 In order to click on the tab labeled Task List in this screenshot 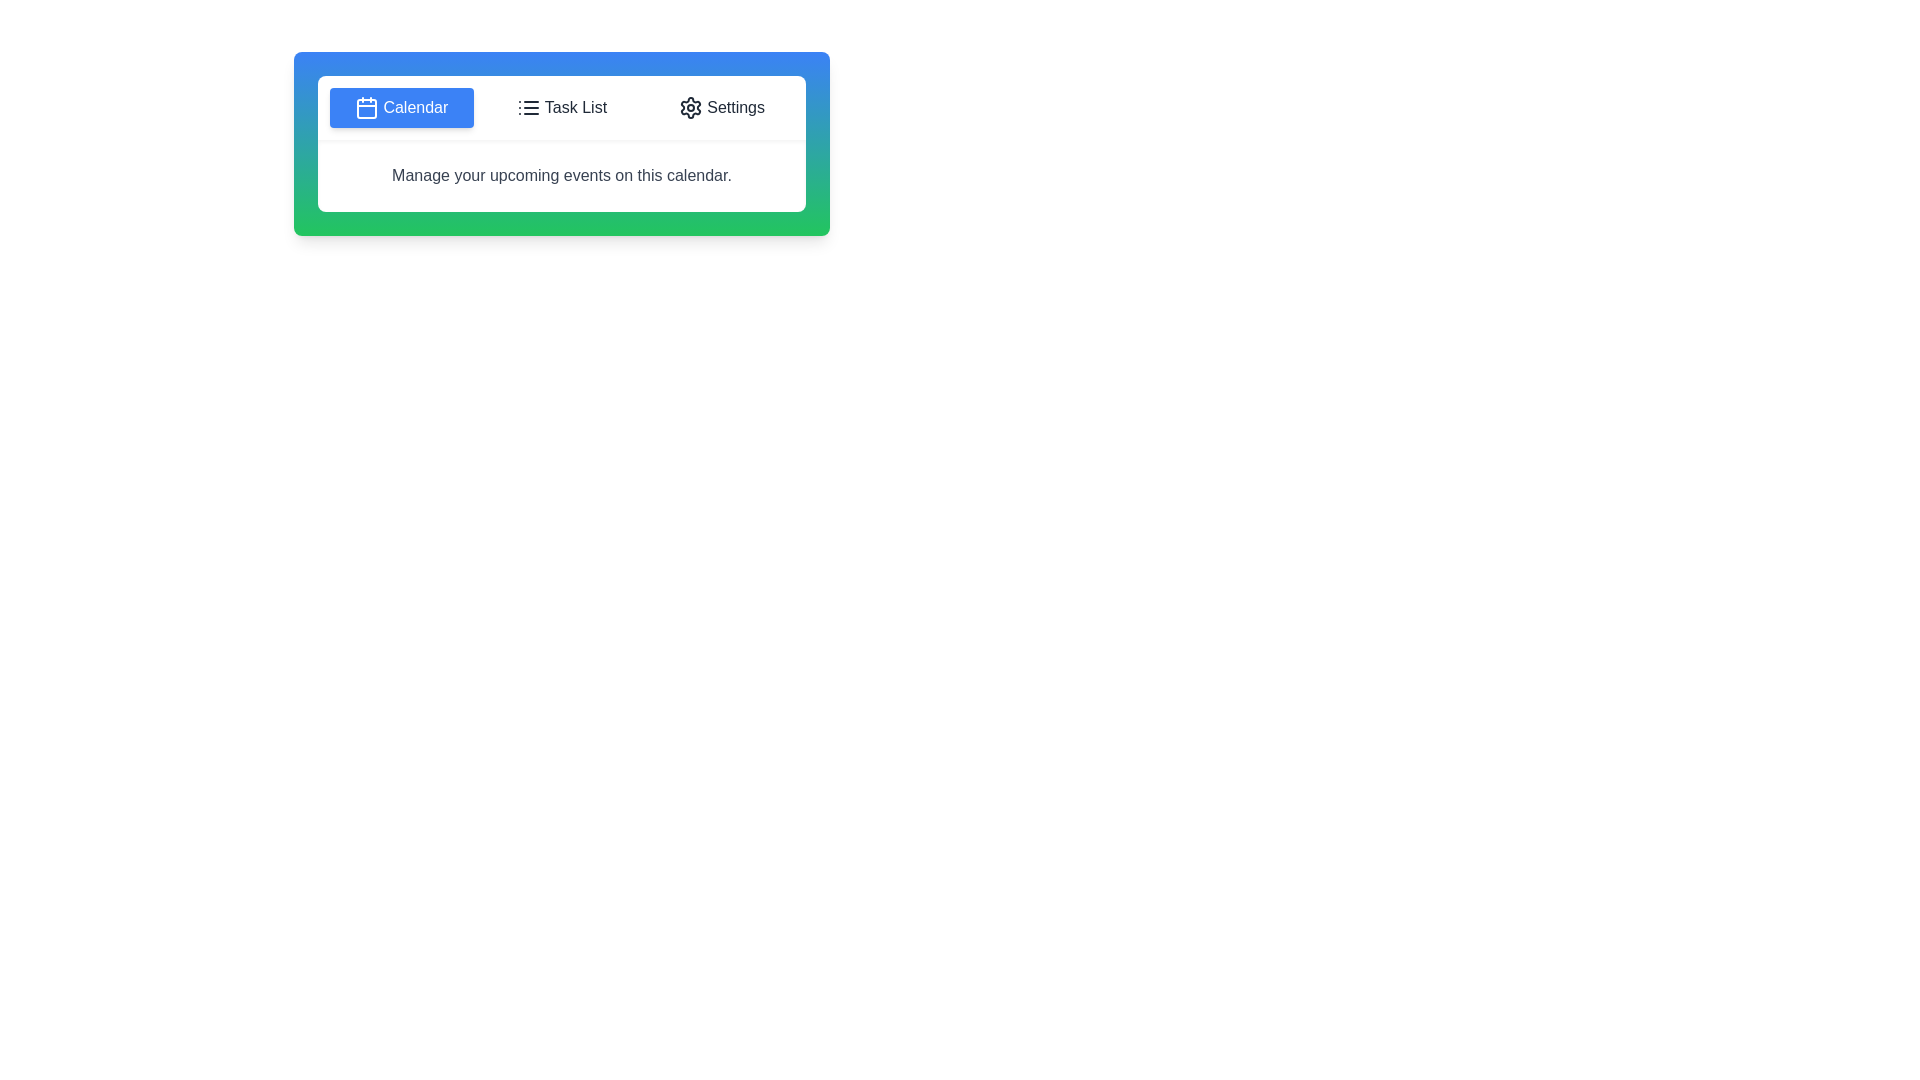, I will do `click(560, 108)`.